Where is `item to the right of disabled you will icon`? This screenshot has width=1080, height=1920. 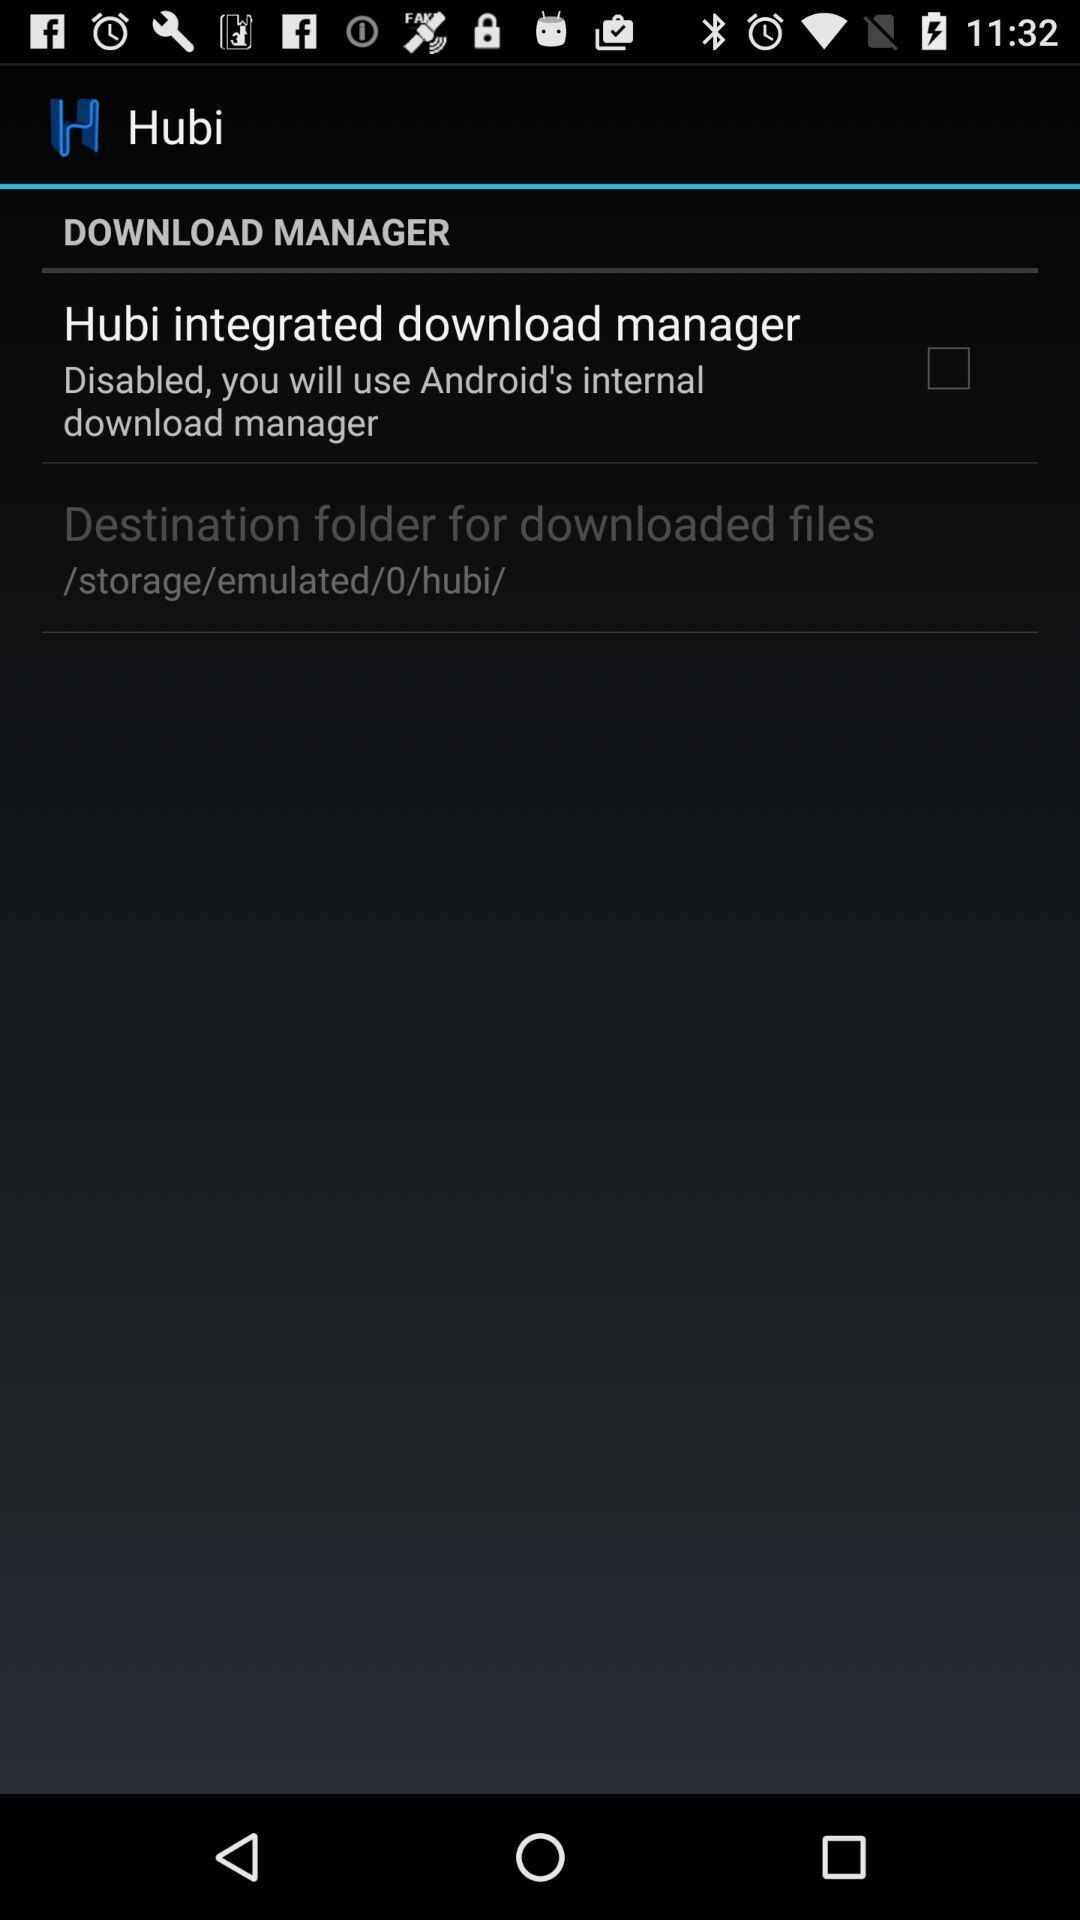
item to the right of disabled you will icon is located at coordinates (947, 368).